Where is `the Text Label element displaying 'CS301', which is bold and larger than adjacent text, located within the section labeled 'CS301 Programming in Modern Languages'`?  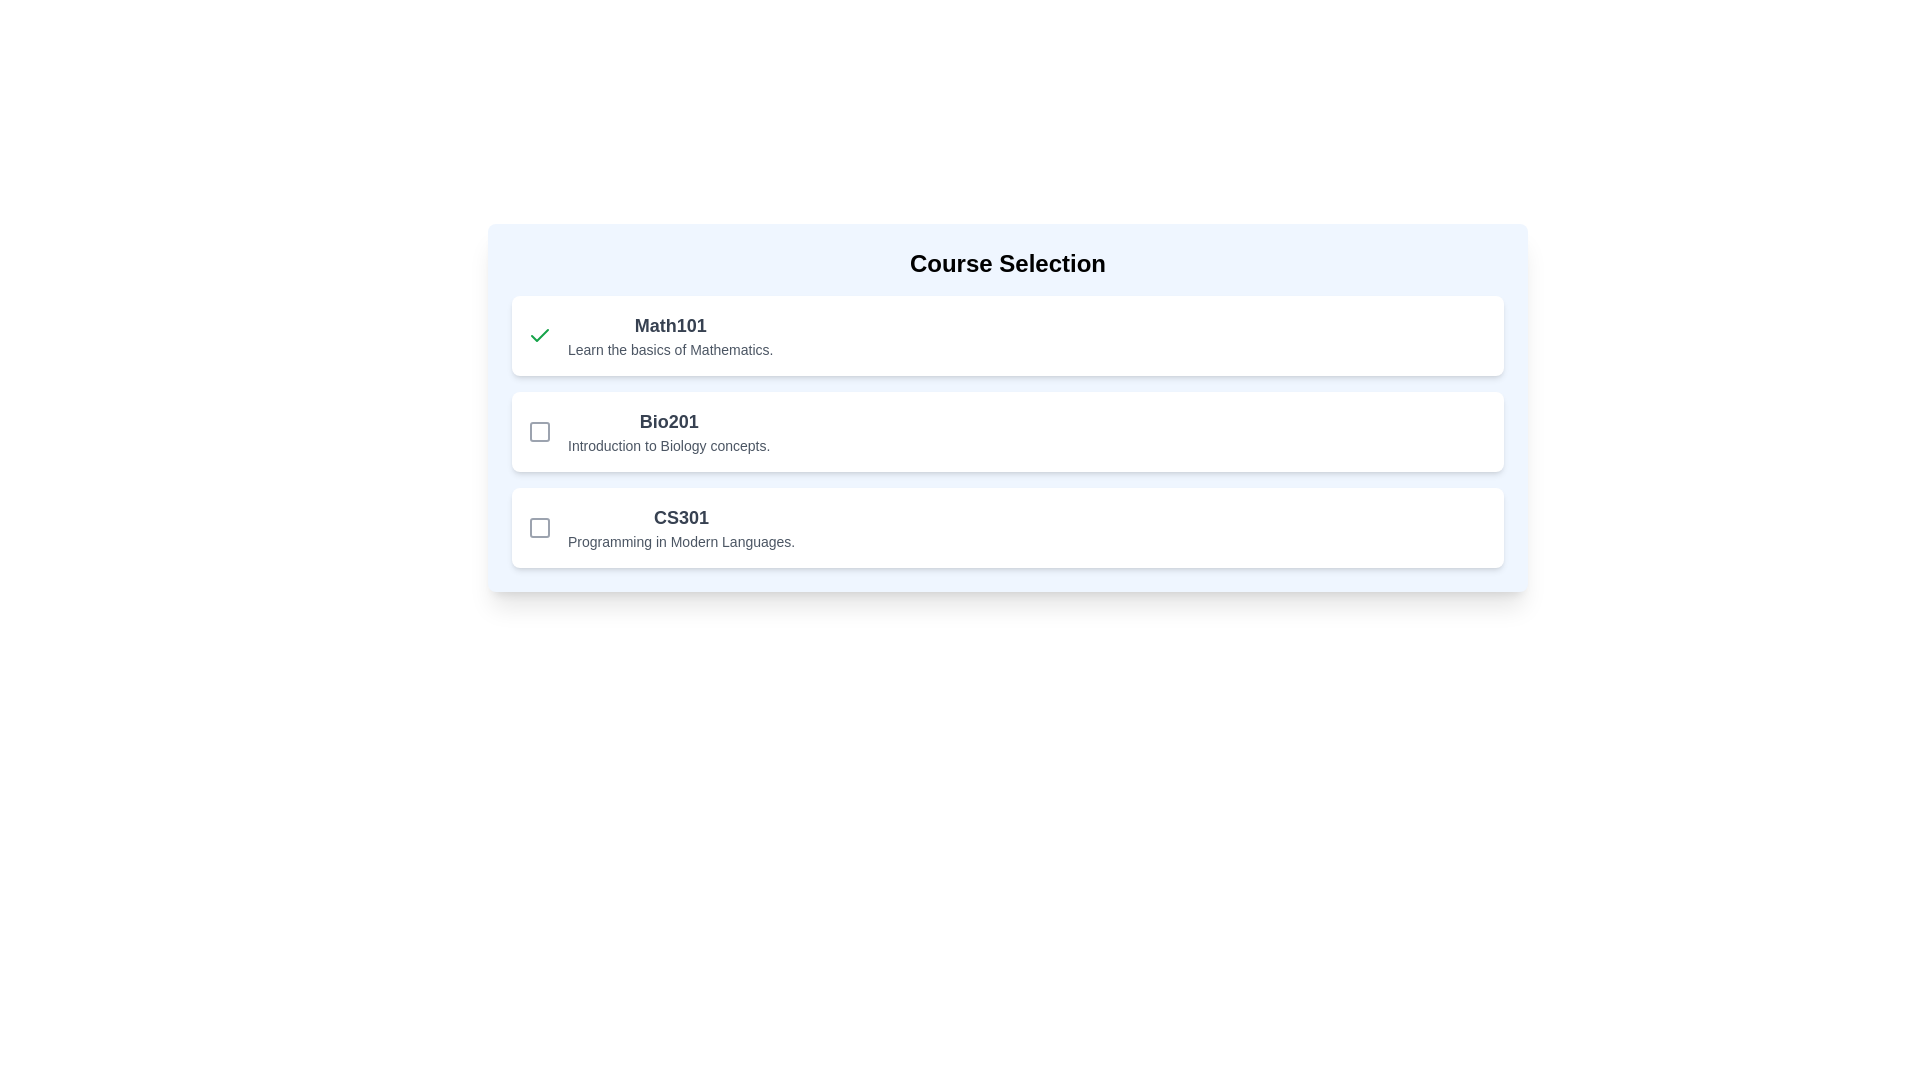
the Text Label element displaying 'CS301', which is bold and larger than adjacent text, located within the section labeled 'CS301 Programming in Modern Languages' is located at coordinates (681, 516).